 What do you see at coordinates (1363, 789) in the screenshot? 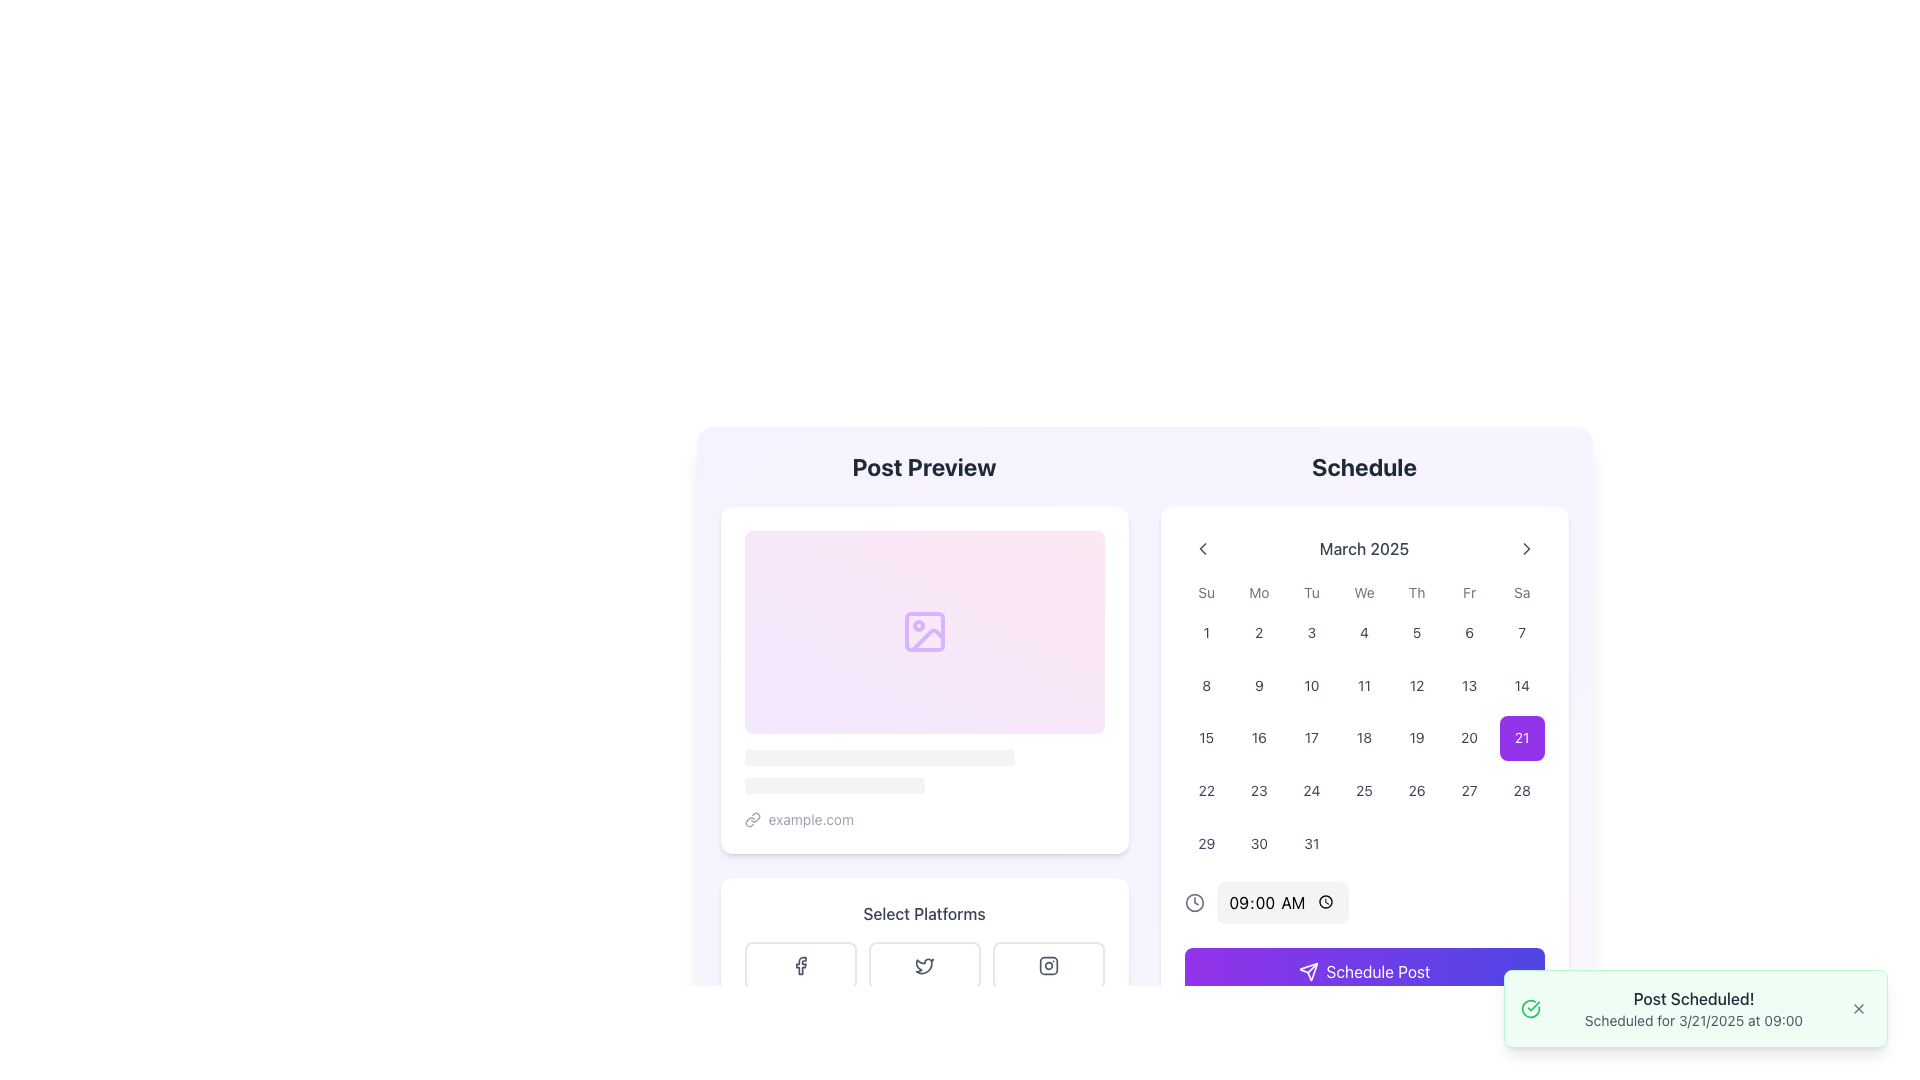
I see `the square button displaying the number '25' in gray color located in the 'Schedule' section of the calendar layout` at bounding box center [1363, 789].